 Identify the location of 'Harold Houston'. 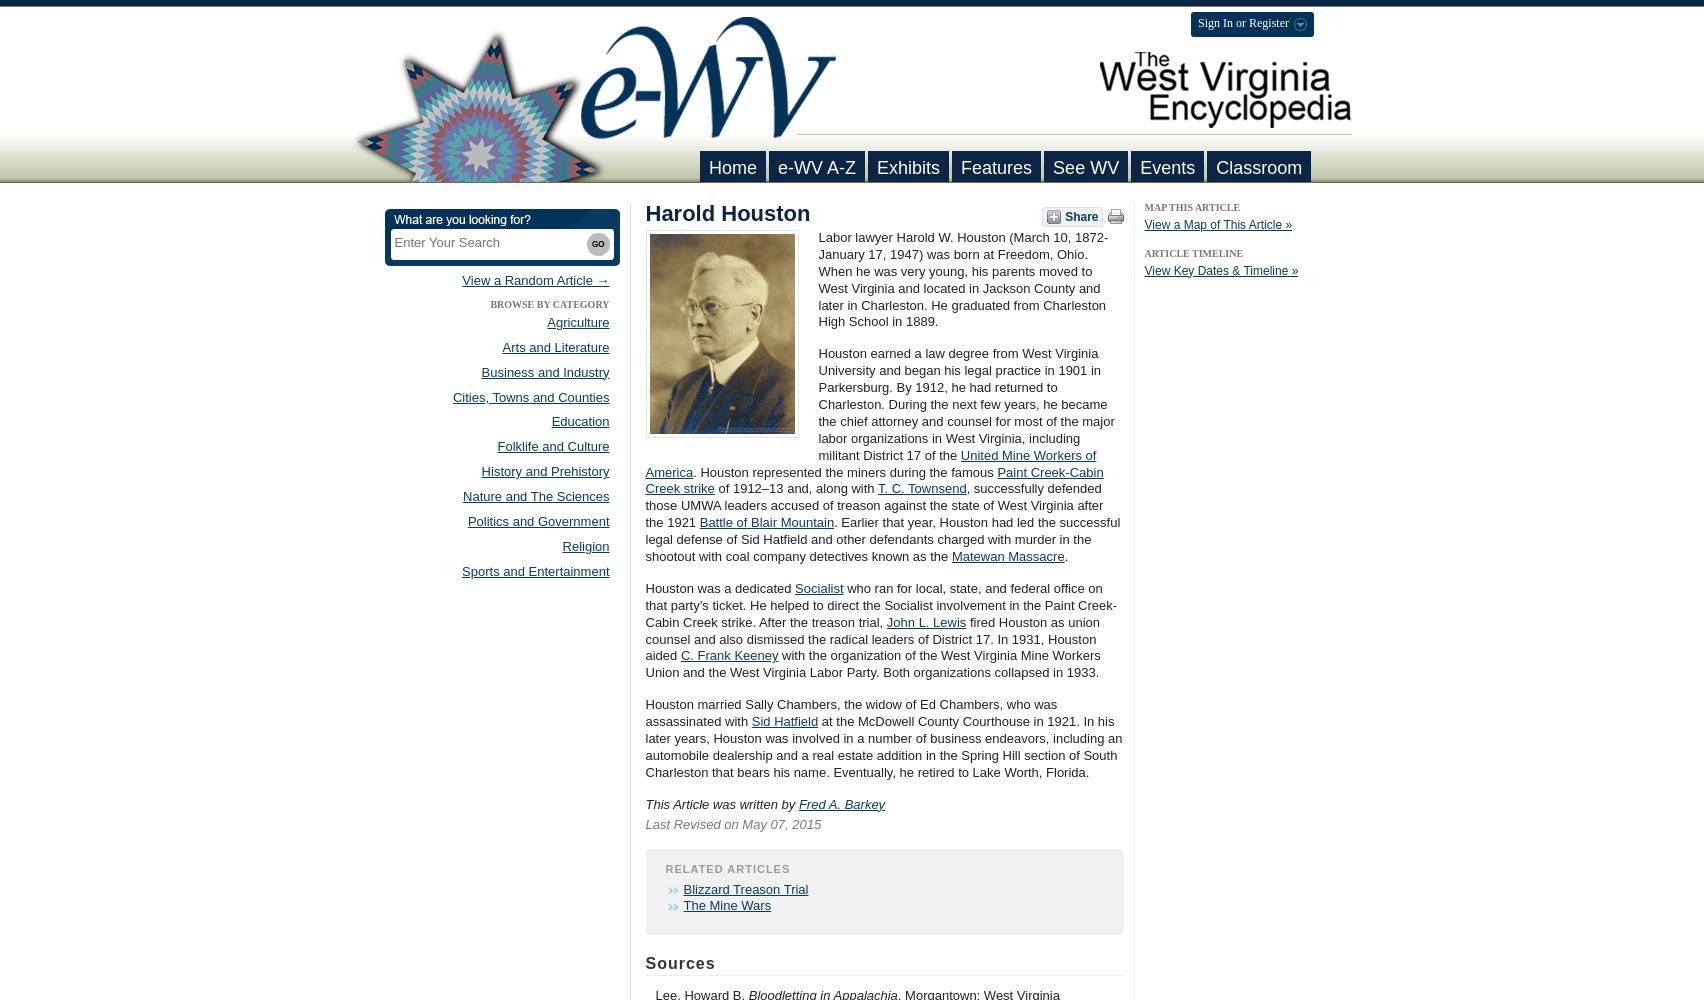
(643, 212).